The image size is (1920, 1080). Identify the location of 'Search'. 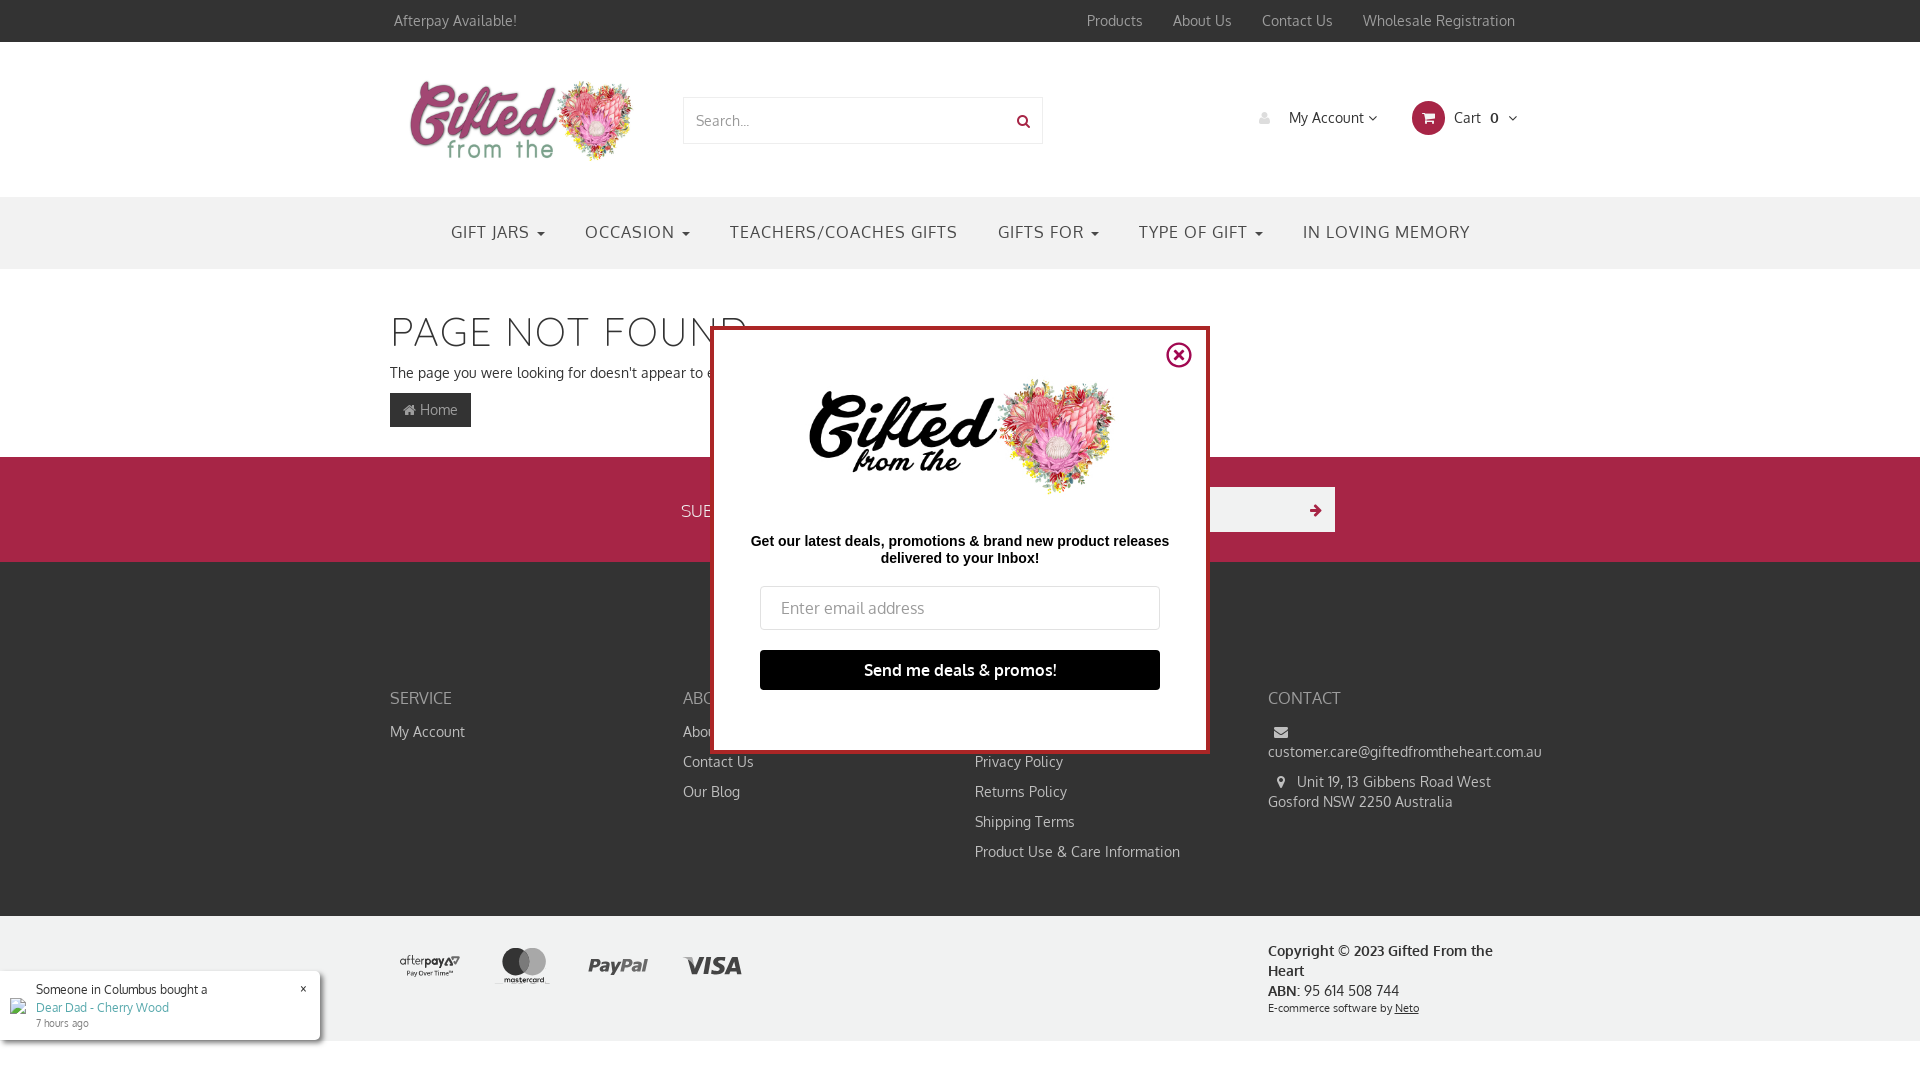
(1022, 120).